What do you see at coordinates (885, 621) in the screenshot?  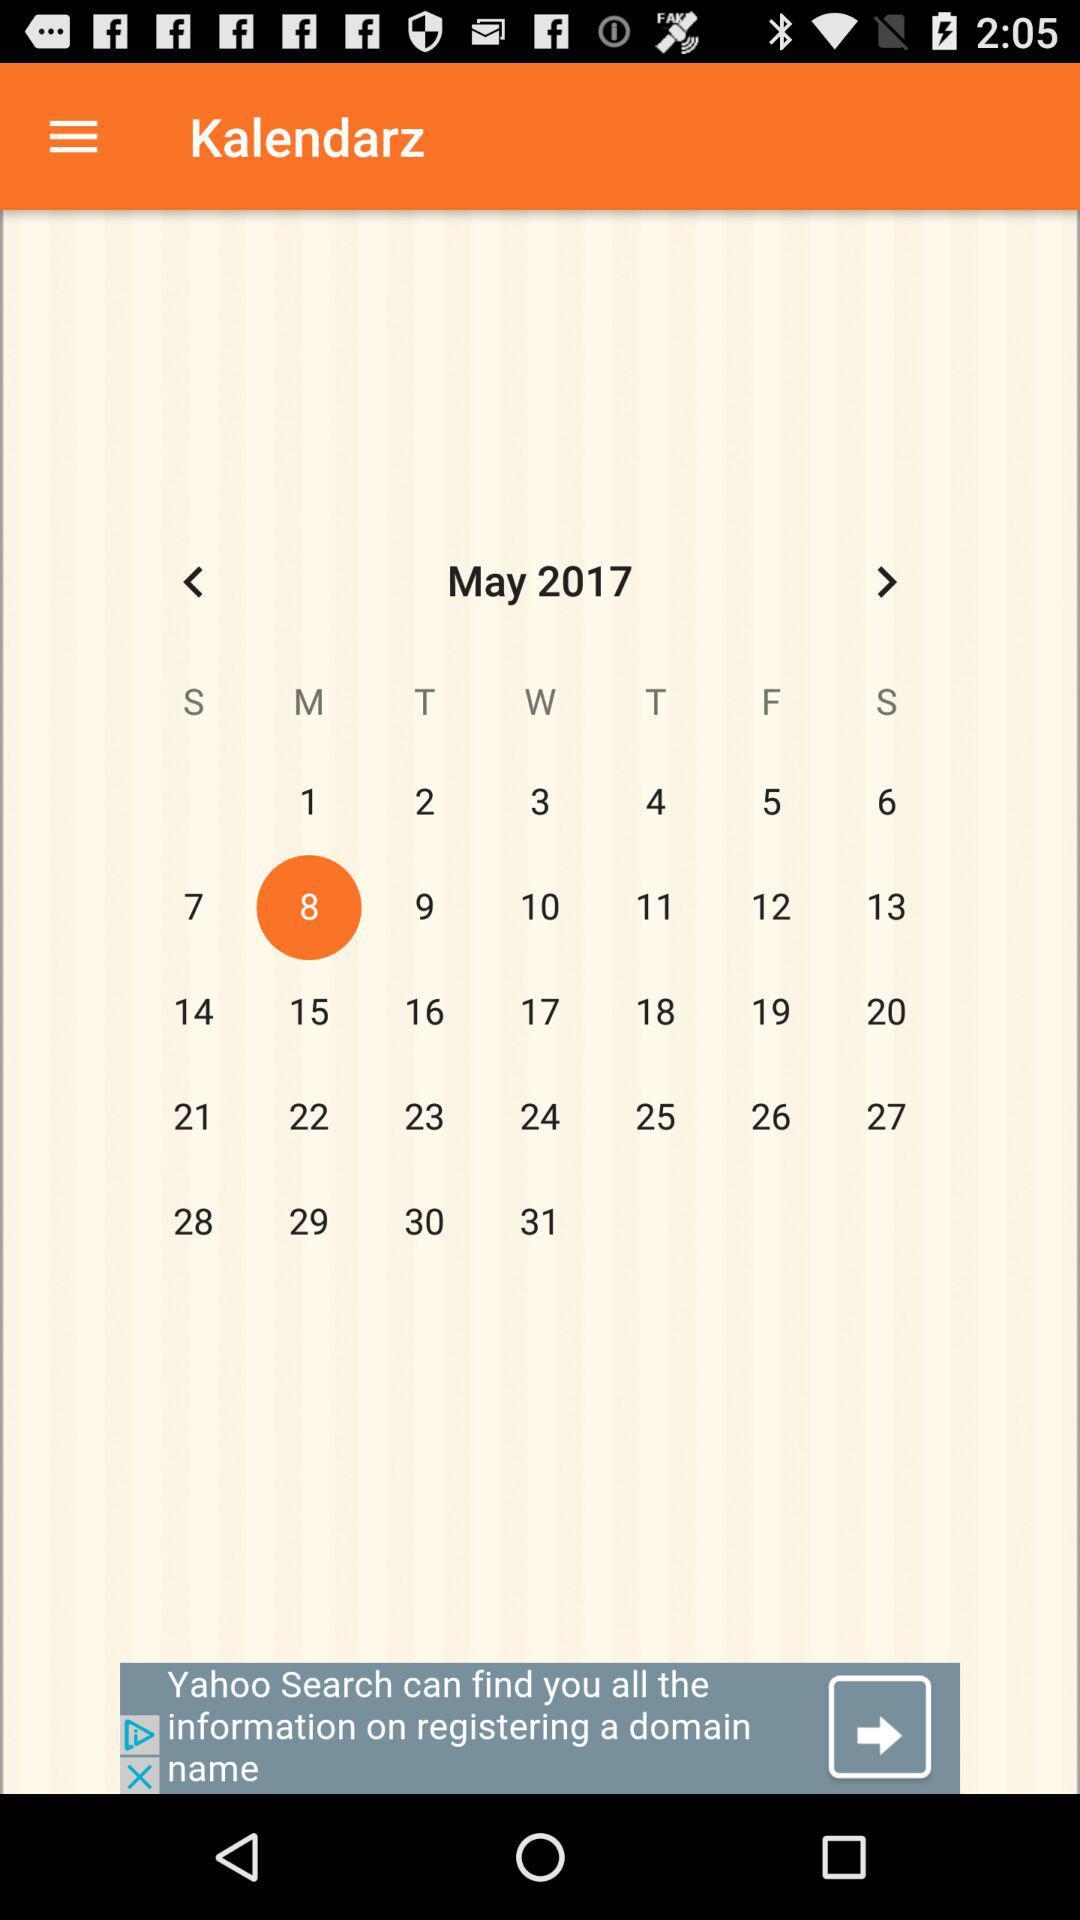 I see `the arrow_forward icon` at bounding box center [885, 621].